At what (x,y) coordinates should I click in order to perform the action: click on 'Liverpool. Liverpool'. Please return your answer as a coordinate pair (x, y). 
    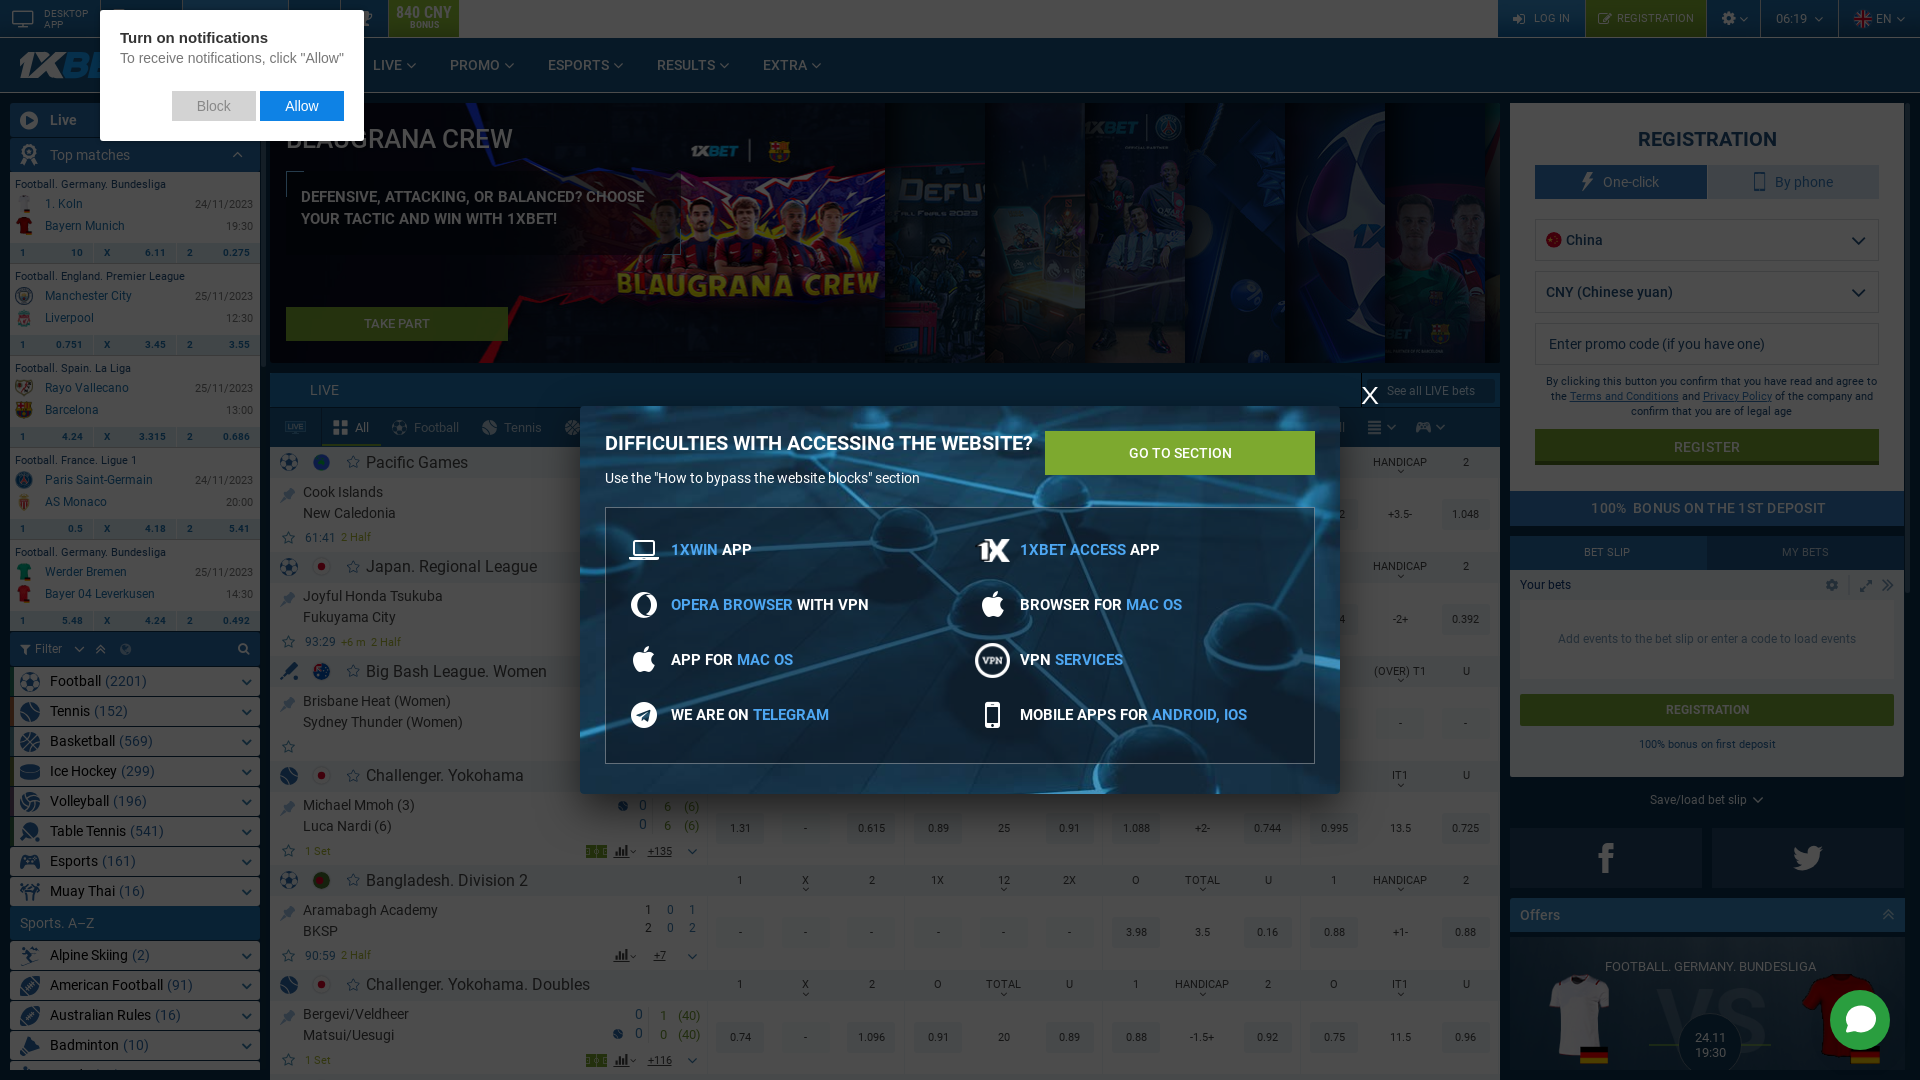
    Looking at the image, I should click on (24, 316).